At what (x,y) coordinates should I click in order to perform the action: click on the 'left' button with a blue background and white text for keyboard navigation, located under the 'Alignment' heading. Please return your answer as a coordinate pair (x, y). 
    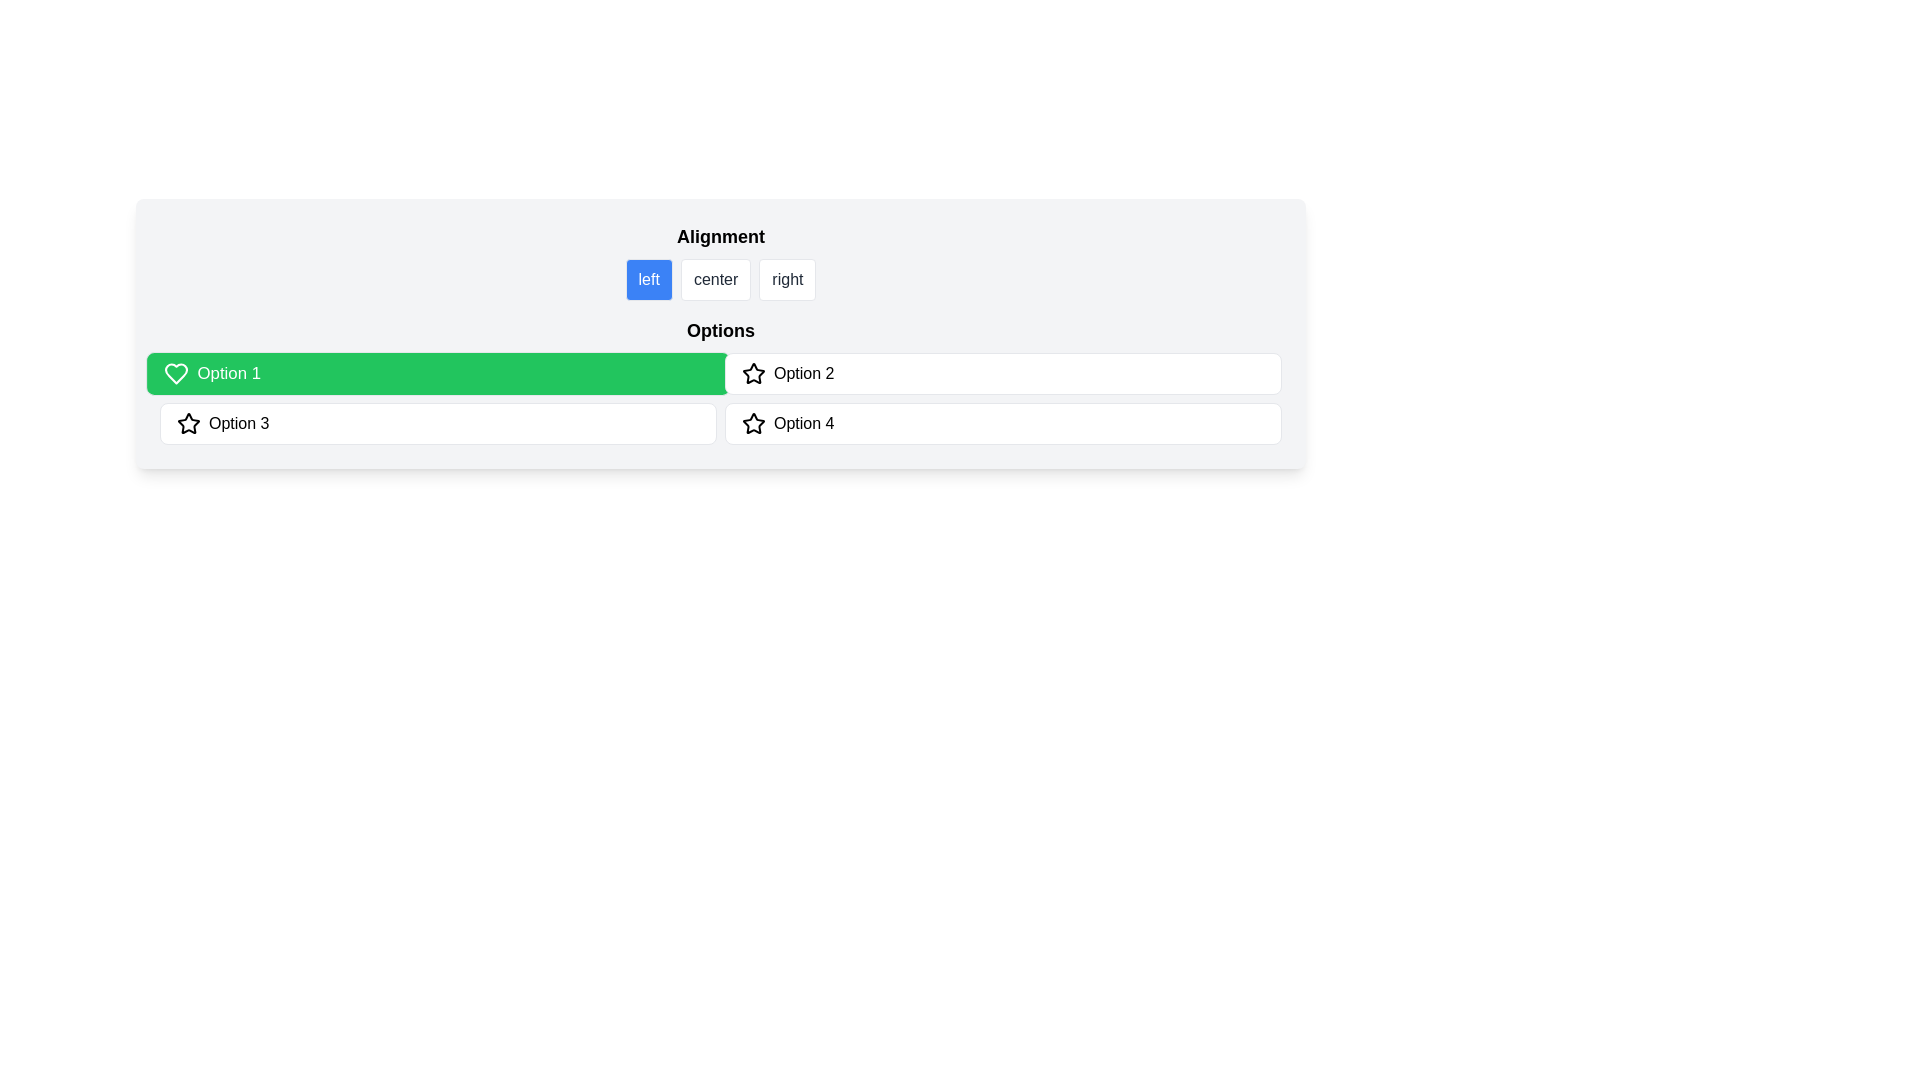
    Looking at the image, I should click on (649, 280).